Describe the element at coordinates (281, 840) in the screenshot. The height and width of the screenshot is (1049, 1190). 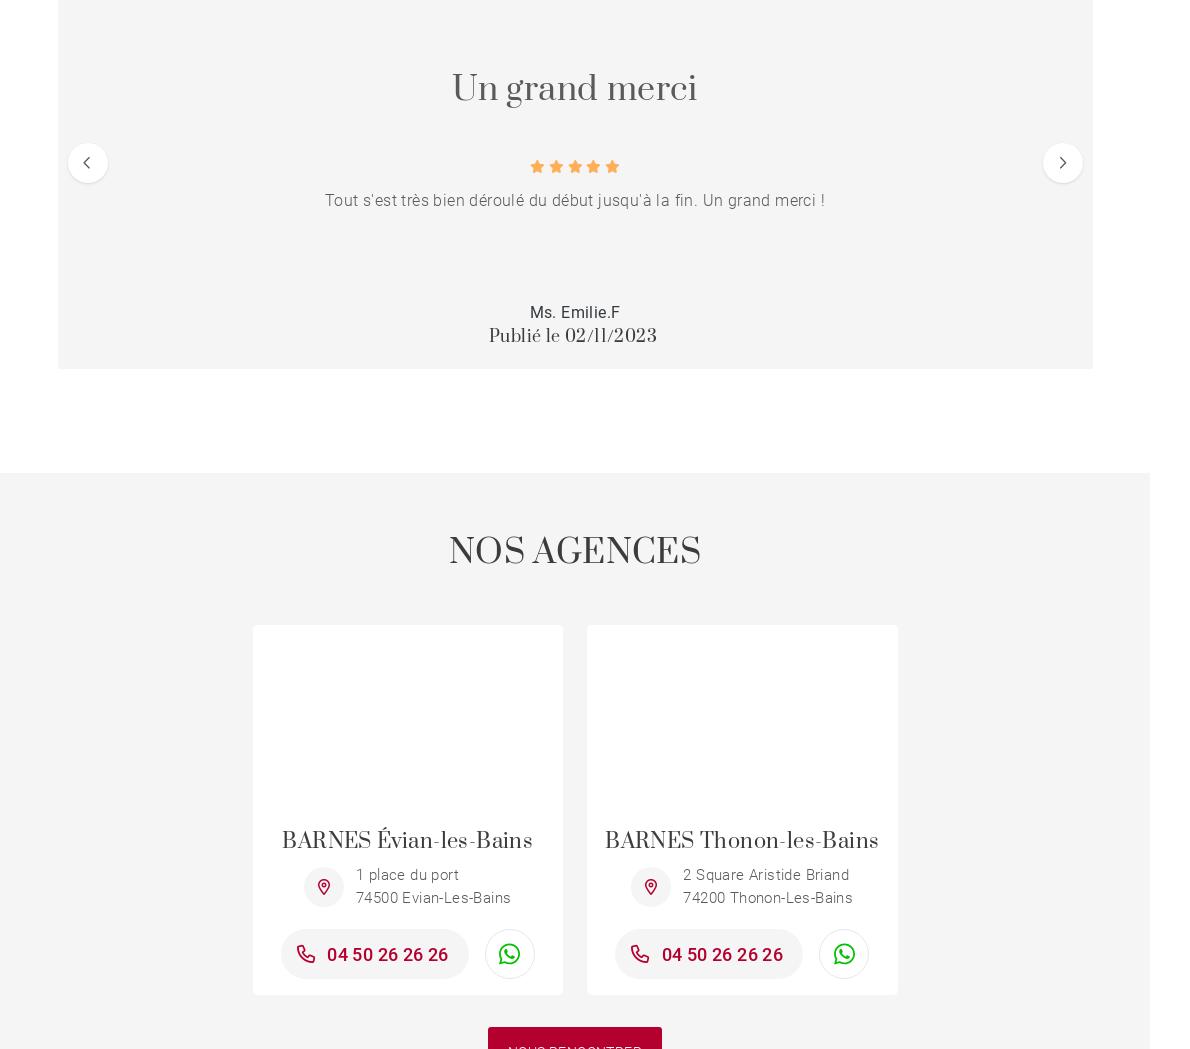
I see `'BARNES Évian-les-Bains'` at that location.